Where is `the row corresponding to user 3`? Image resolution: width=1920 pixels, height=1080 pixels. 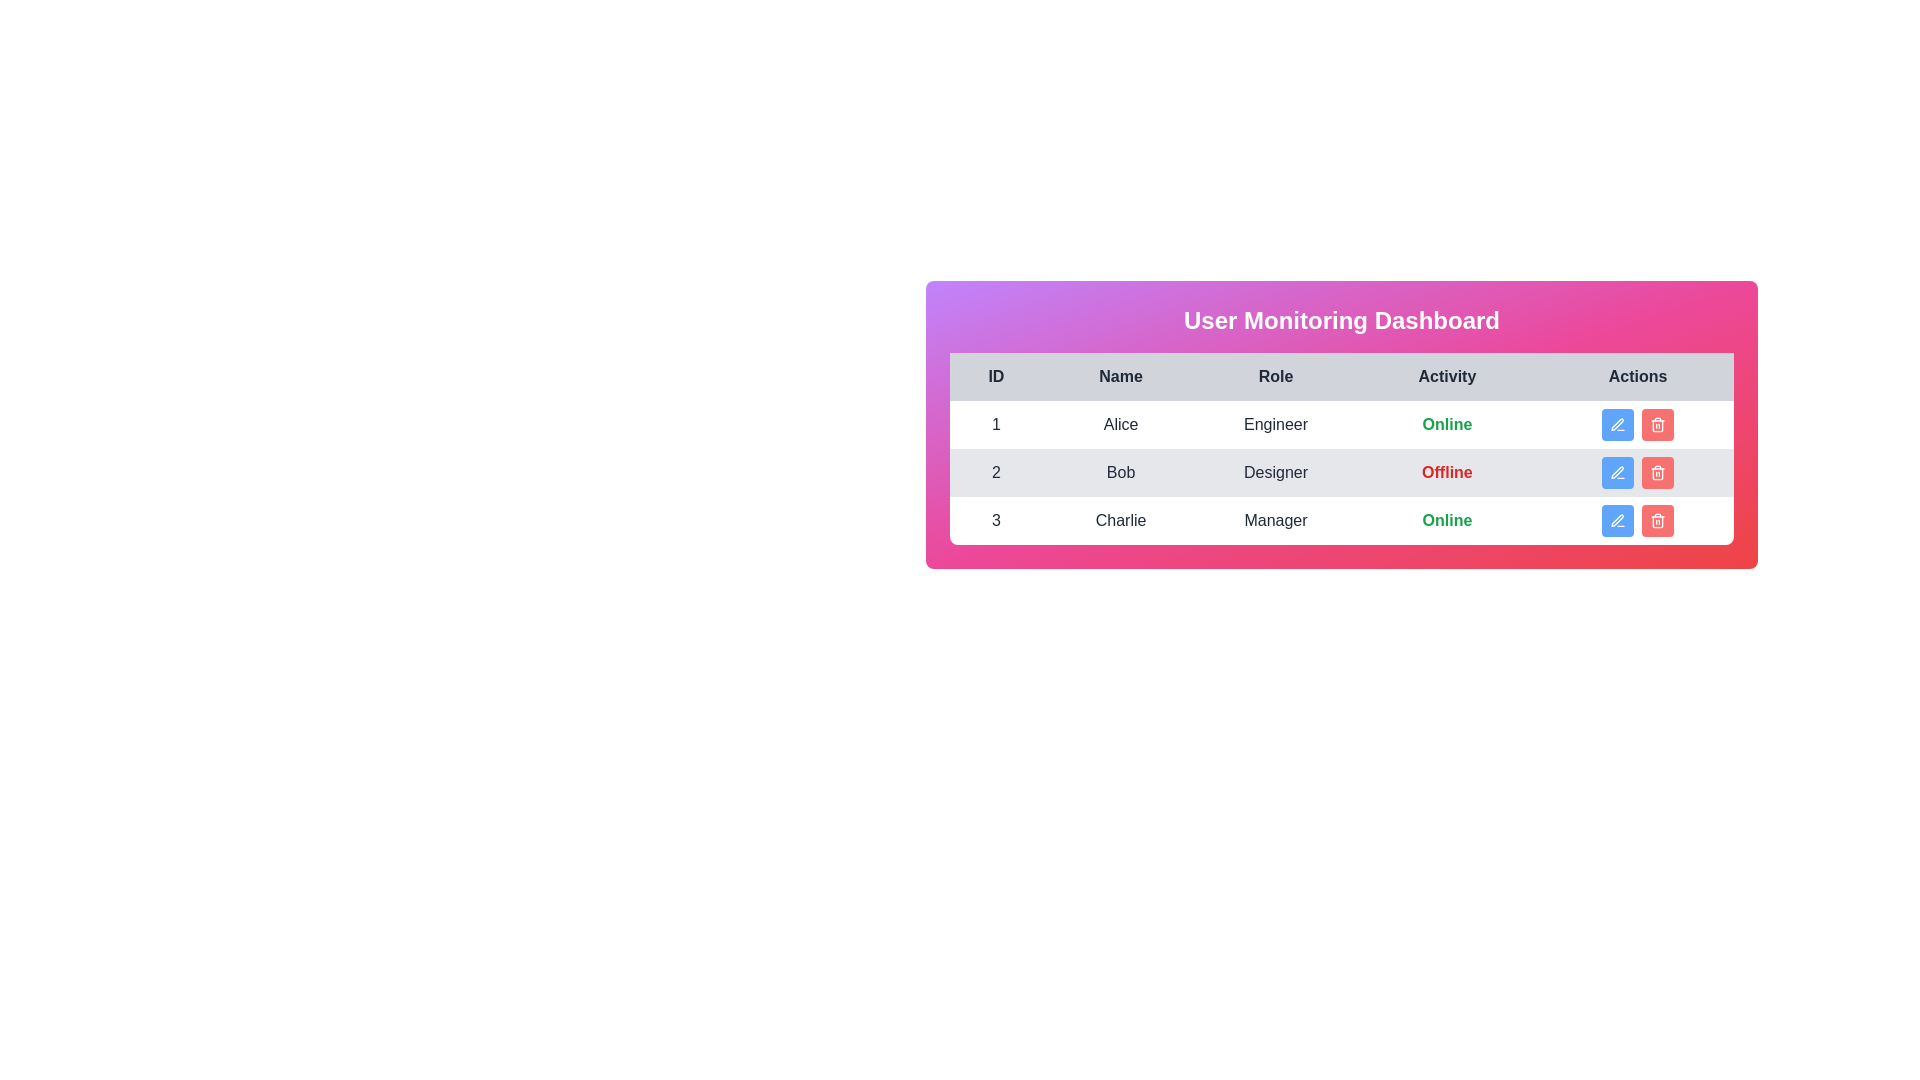 the row corresponding to user 3 is located at coordinates (1342, 519).